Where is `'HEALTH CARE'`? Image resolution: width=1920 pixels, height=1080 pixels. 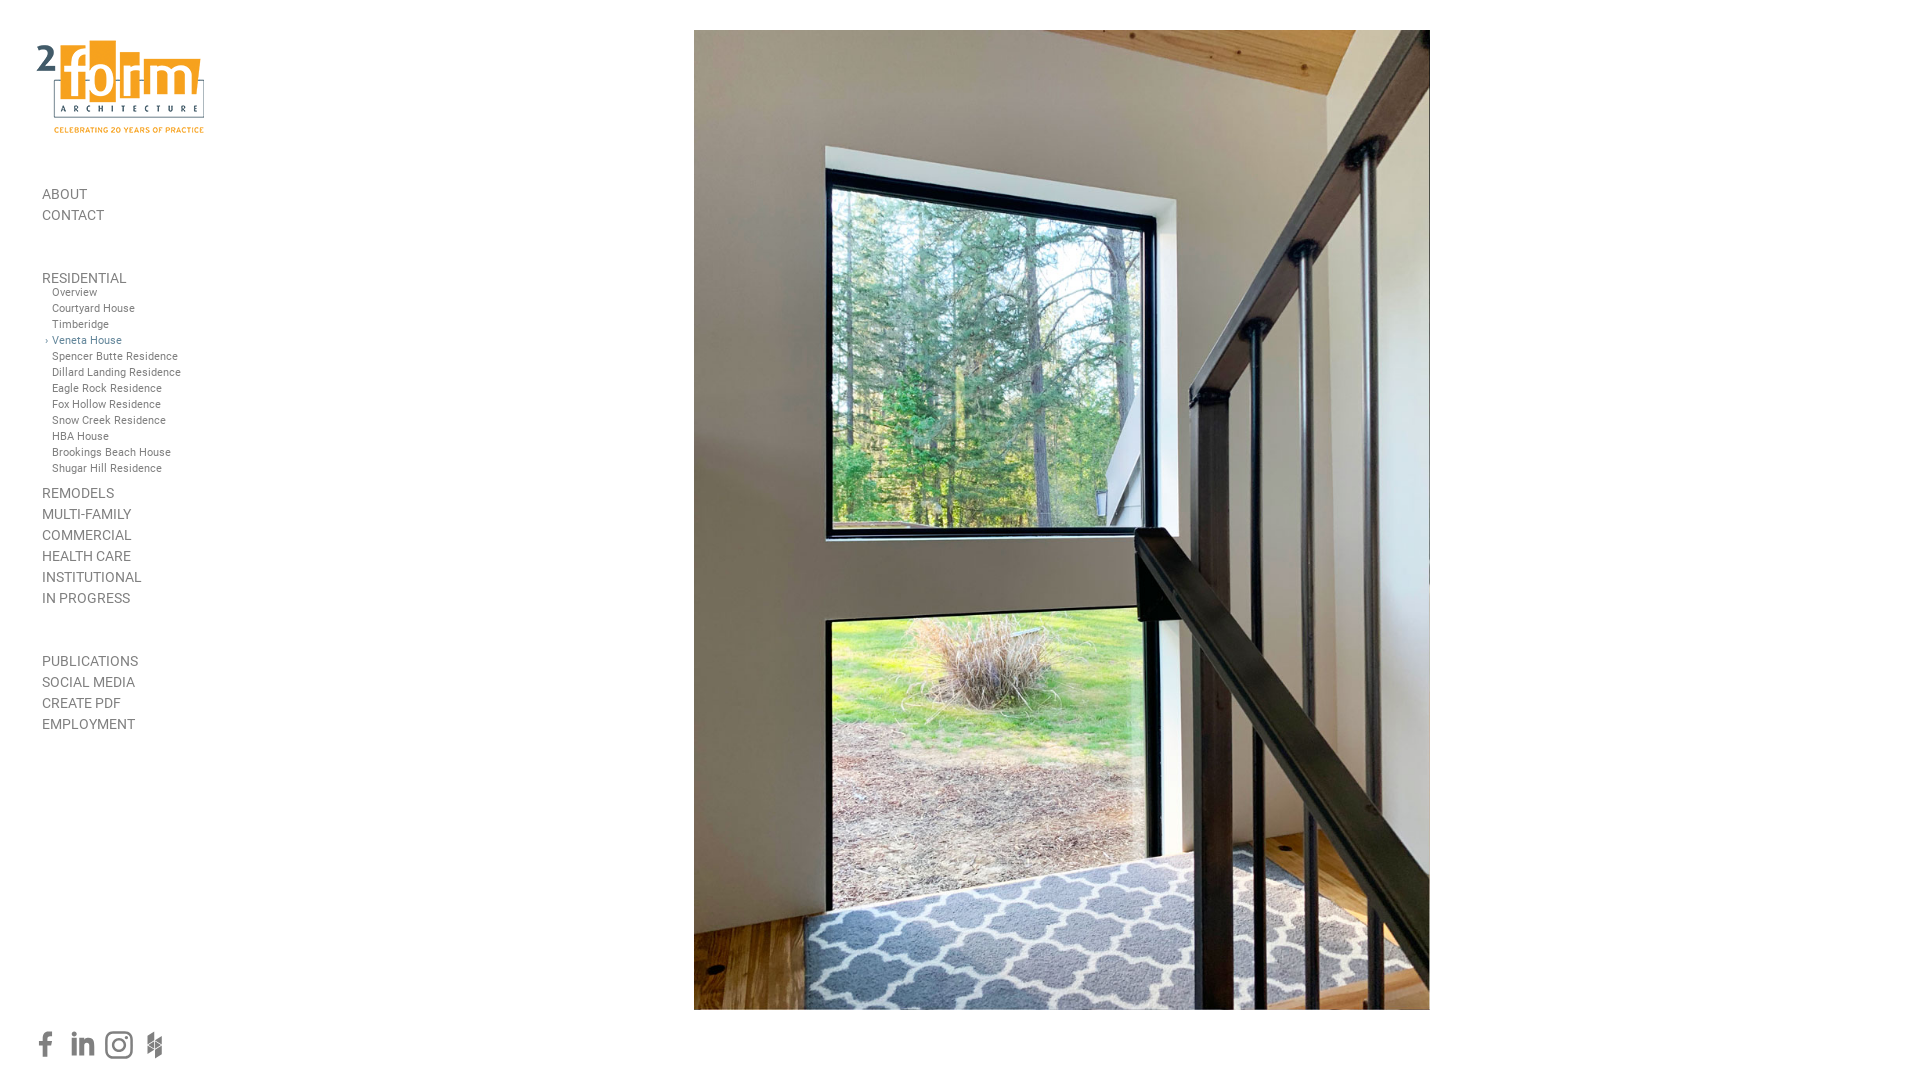
'HEALTH CARE' is located at coordinates (85, 555).